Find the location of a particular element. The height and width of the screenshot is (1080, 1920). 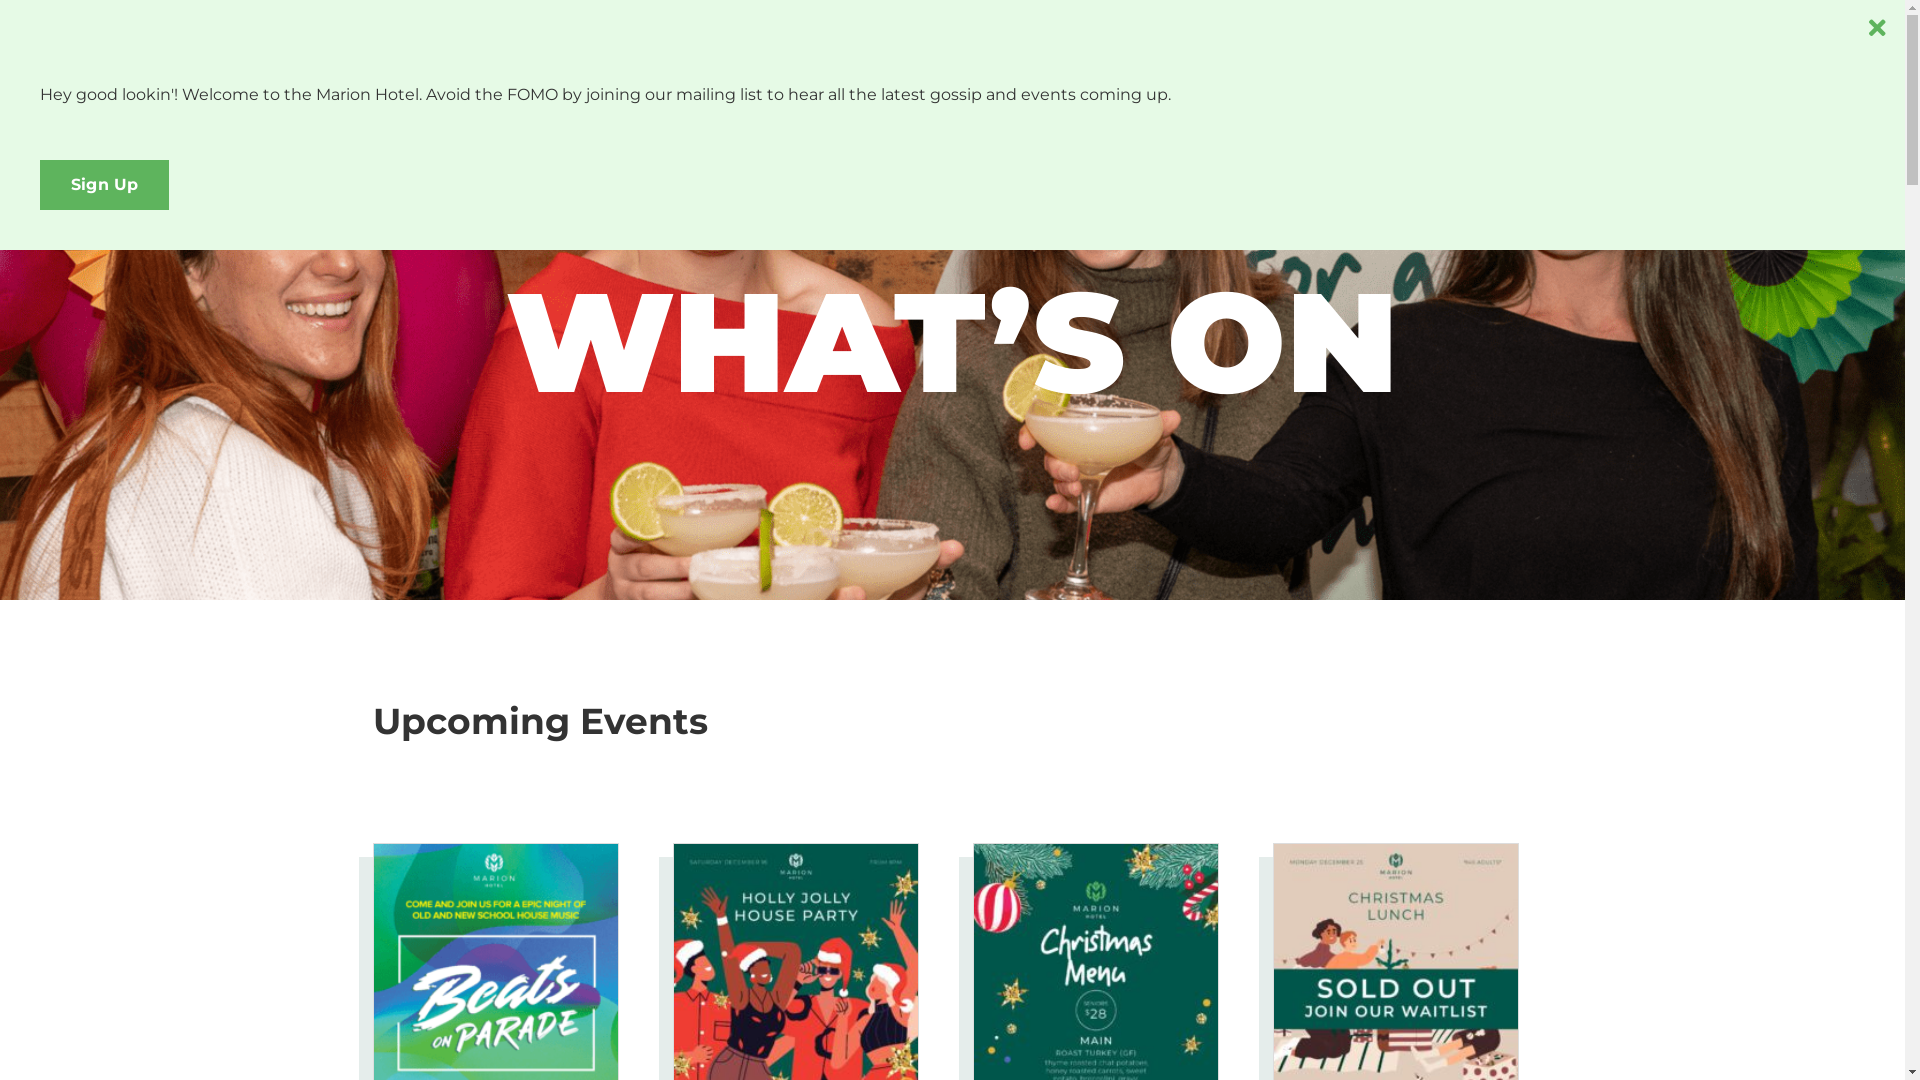

'Sign Up' is located at coordinates (39, 185).